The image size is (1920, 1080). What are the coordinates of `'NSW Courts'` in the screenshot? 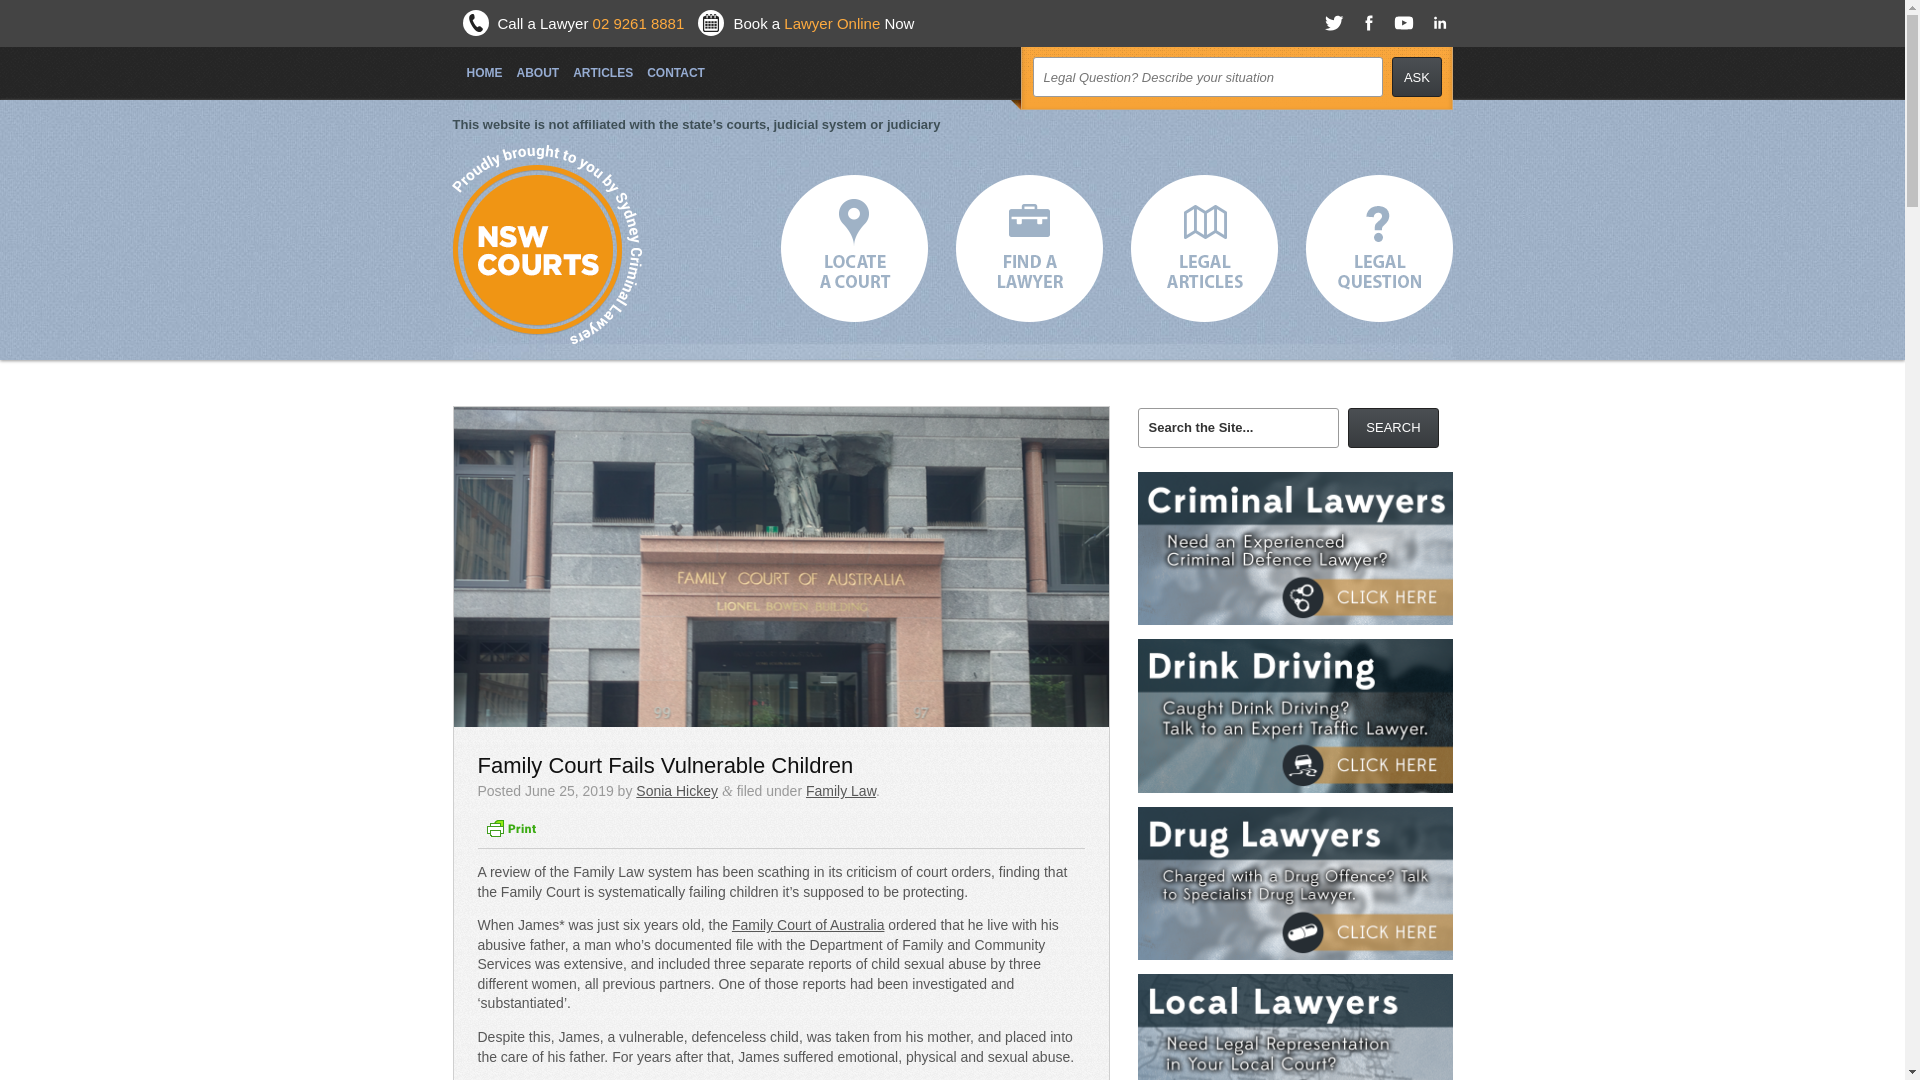 It's located at (537, 249).